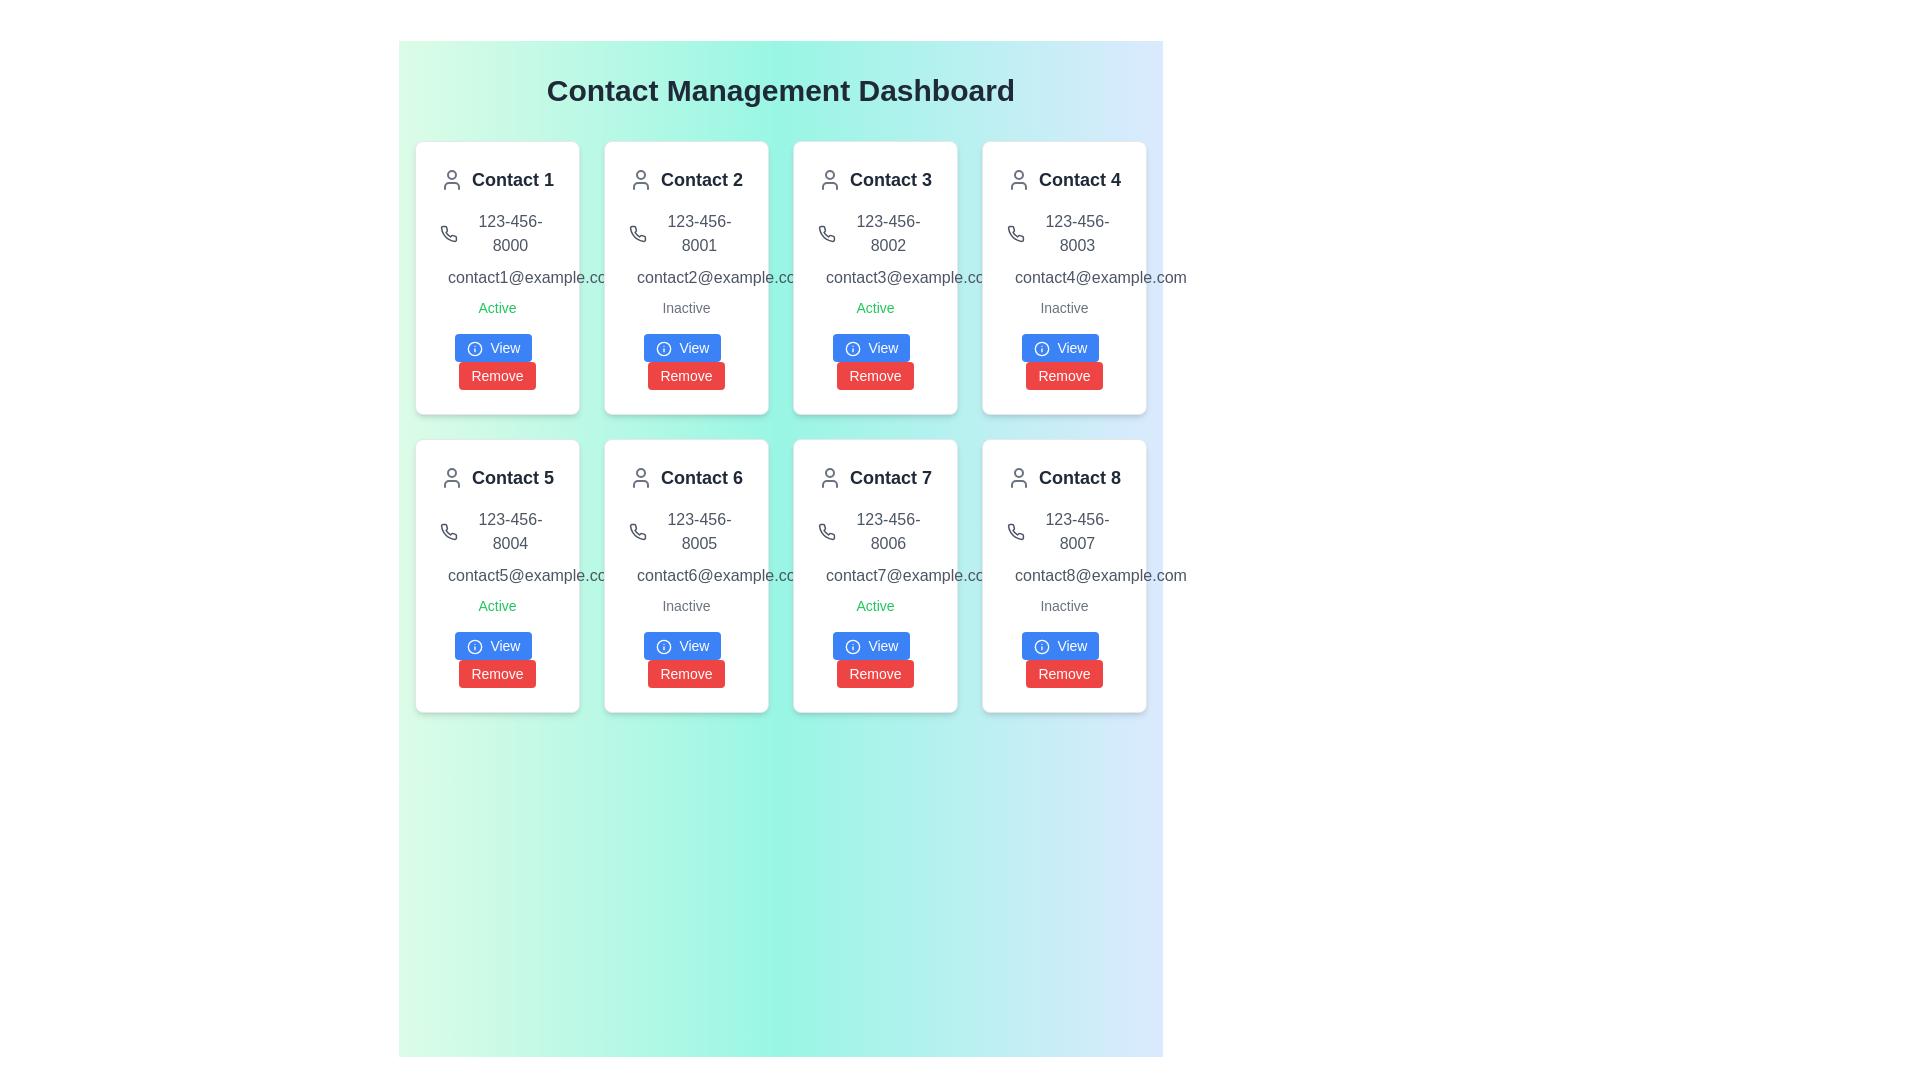 Image resolution: width=1920 pixels, height=1080 pixels. I want to click on the non-interactive text label that identifies the contact information block as 'Contact 8', located at the top of the last contact card in the grid layout, so click(1063, 478).